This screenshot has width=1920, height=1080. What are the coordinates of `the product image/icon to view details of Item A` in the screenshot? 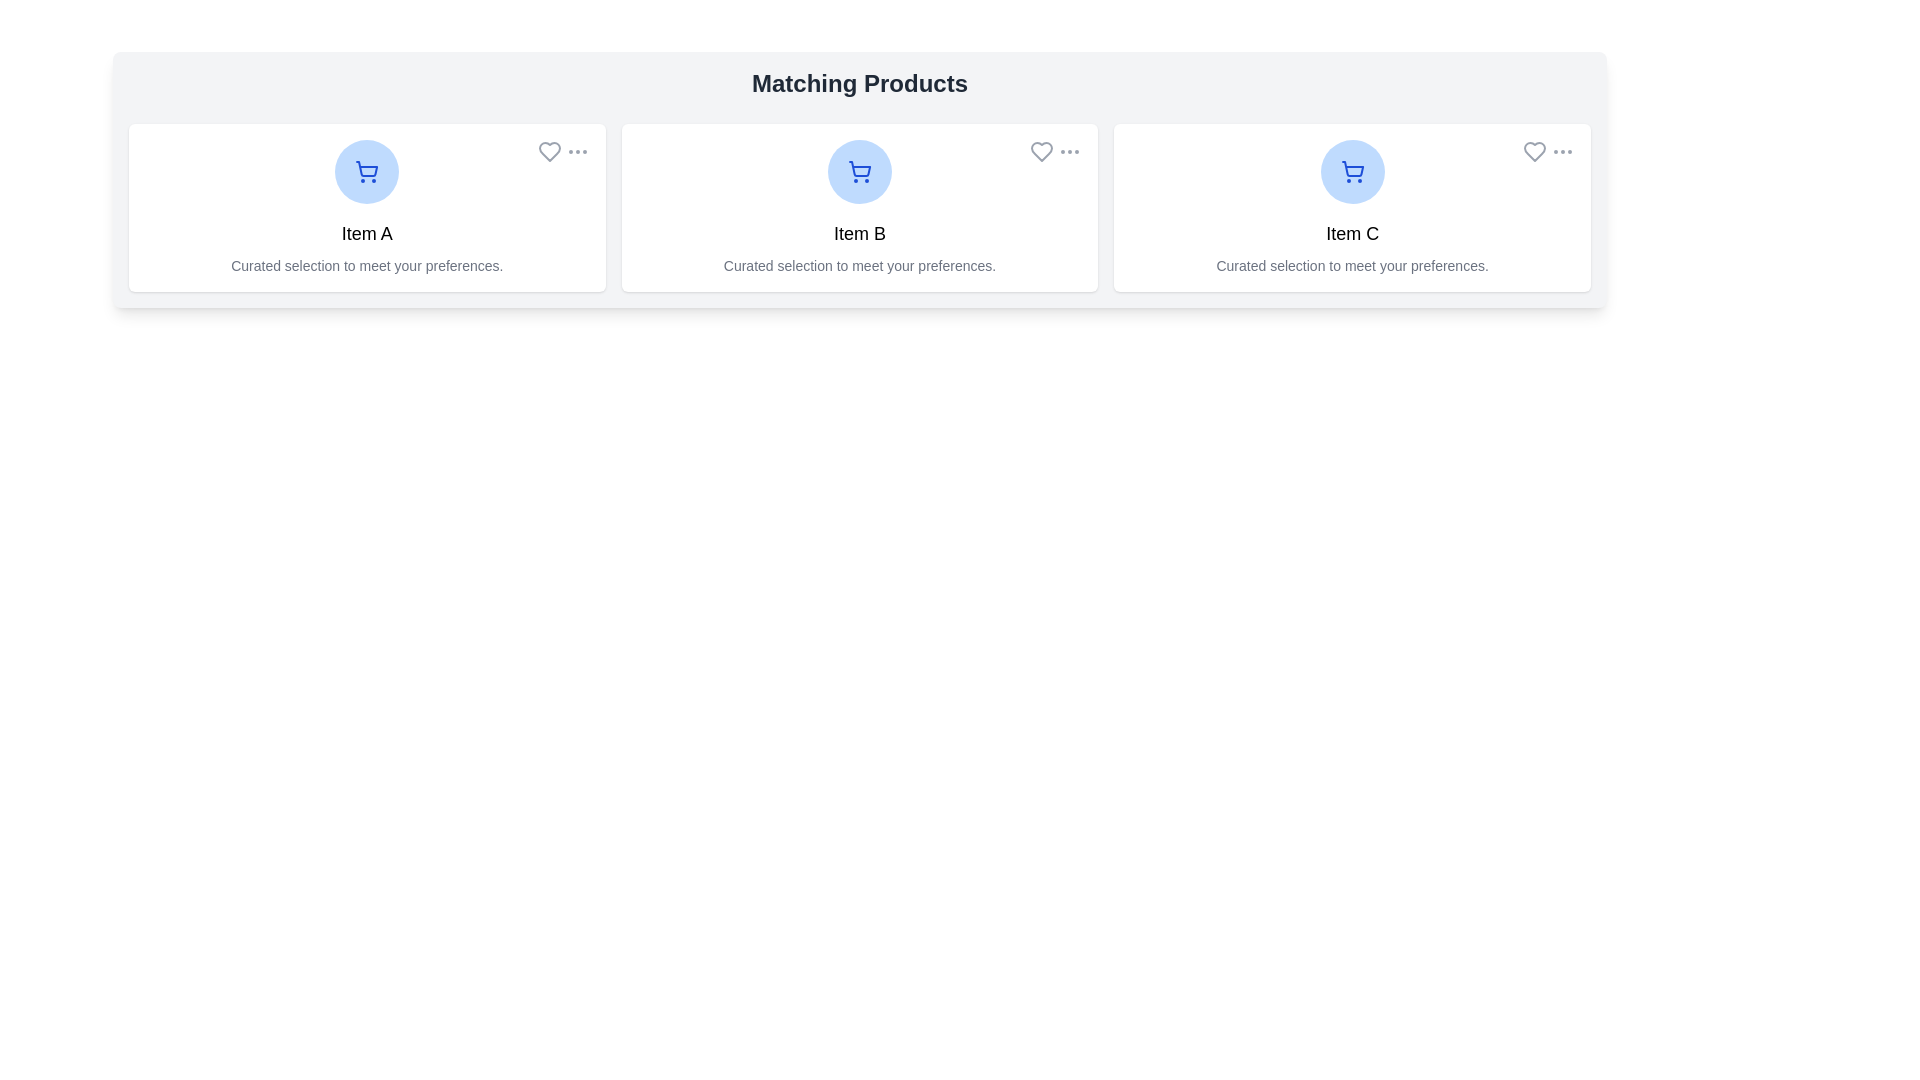 It's located at (366, 171).